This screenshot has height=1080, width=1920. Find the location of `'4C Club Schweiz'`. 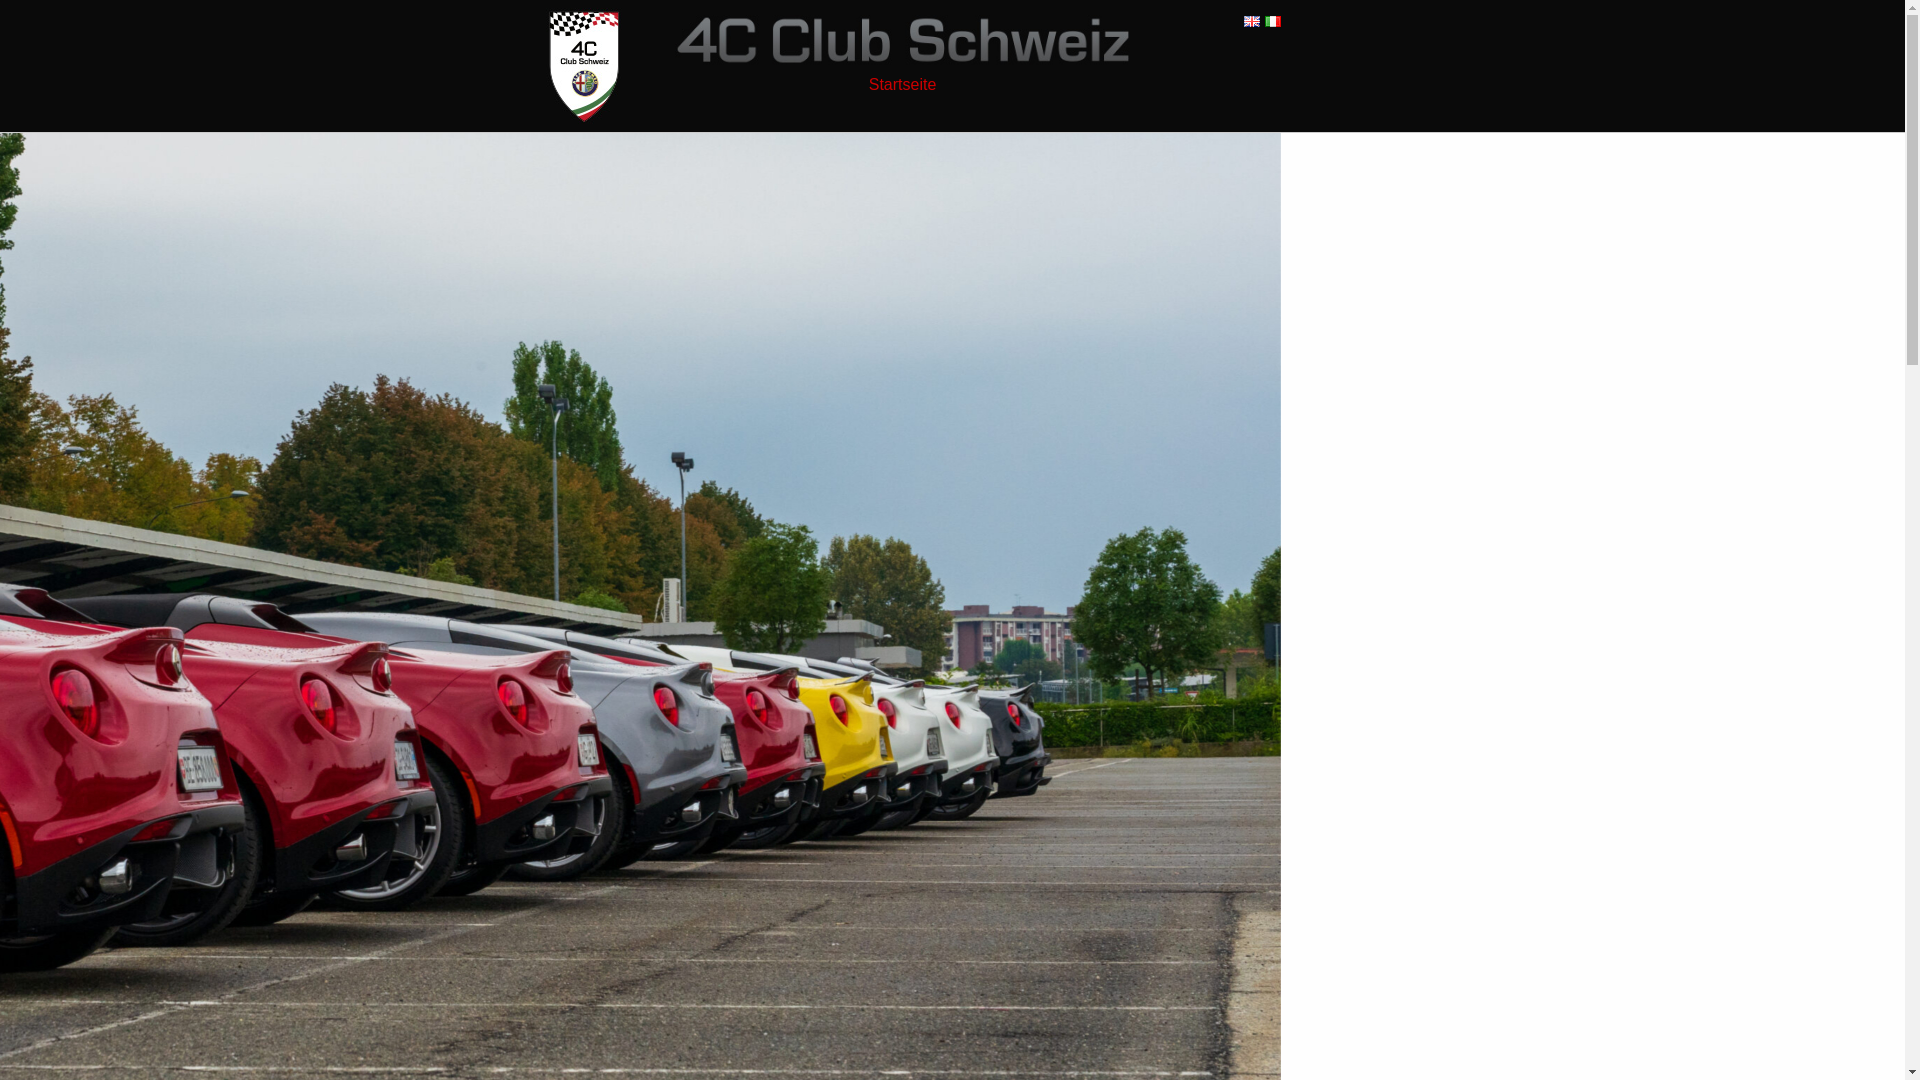

'4C Club Schweiz' is located at coordinates (901, 40).